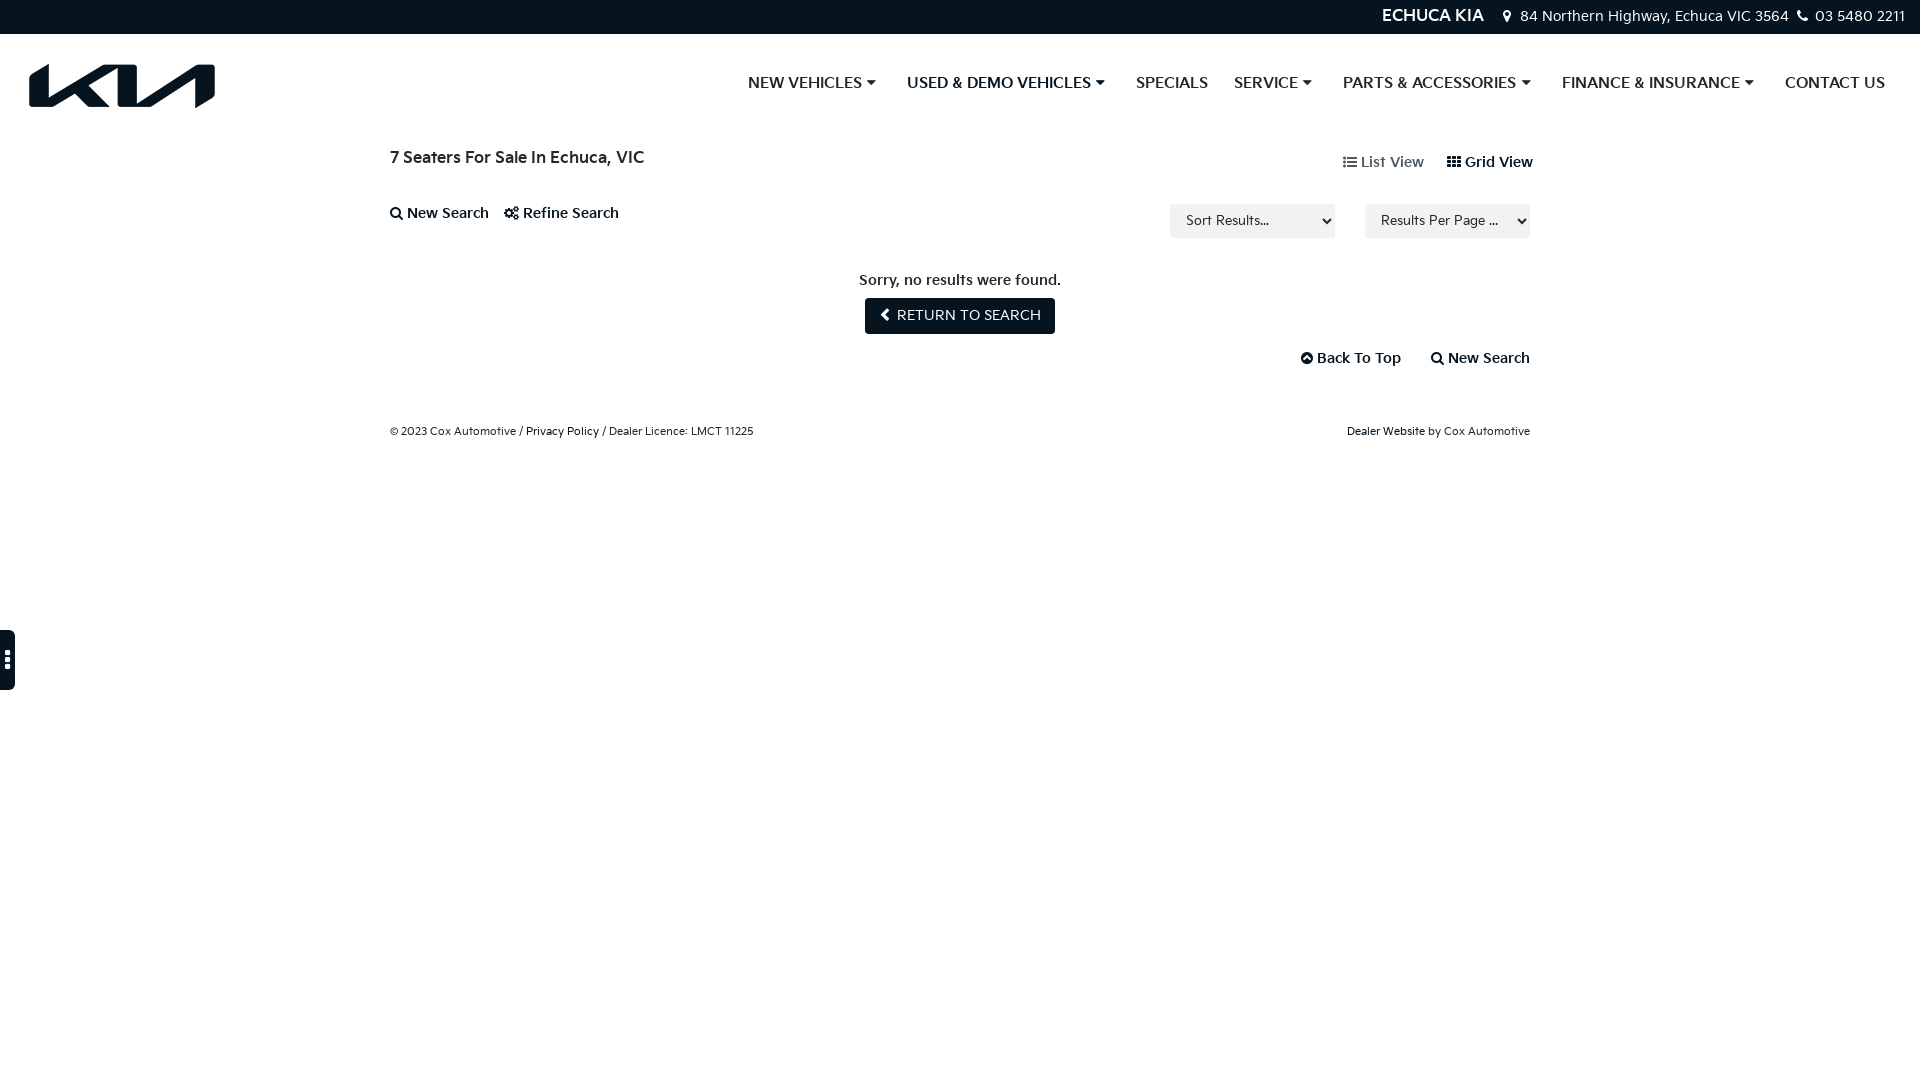 The width and height of the screenshot is (1920, 1080). I want to click on 'CONTACT US', so click(1834, 83).